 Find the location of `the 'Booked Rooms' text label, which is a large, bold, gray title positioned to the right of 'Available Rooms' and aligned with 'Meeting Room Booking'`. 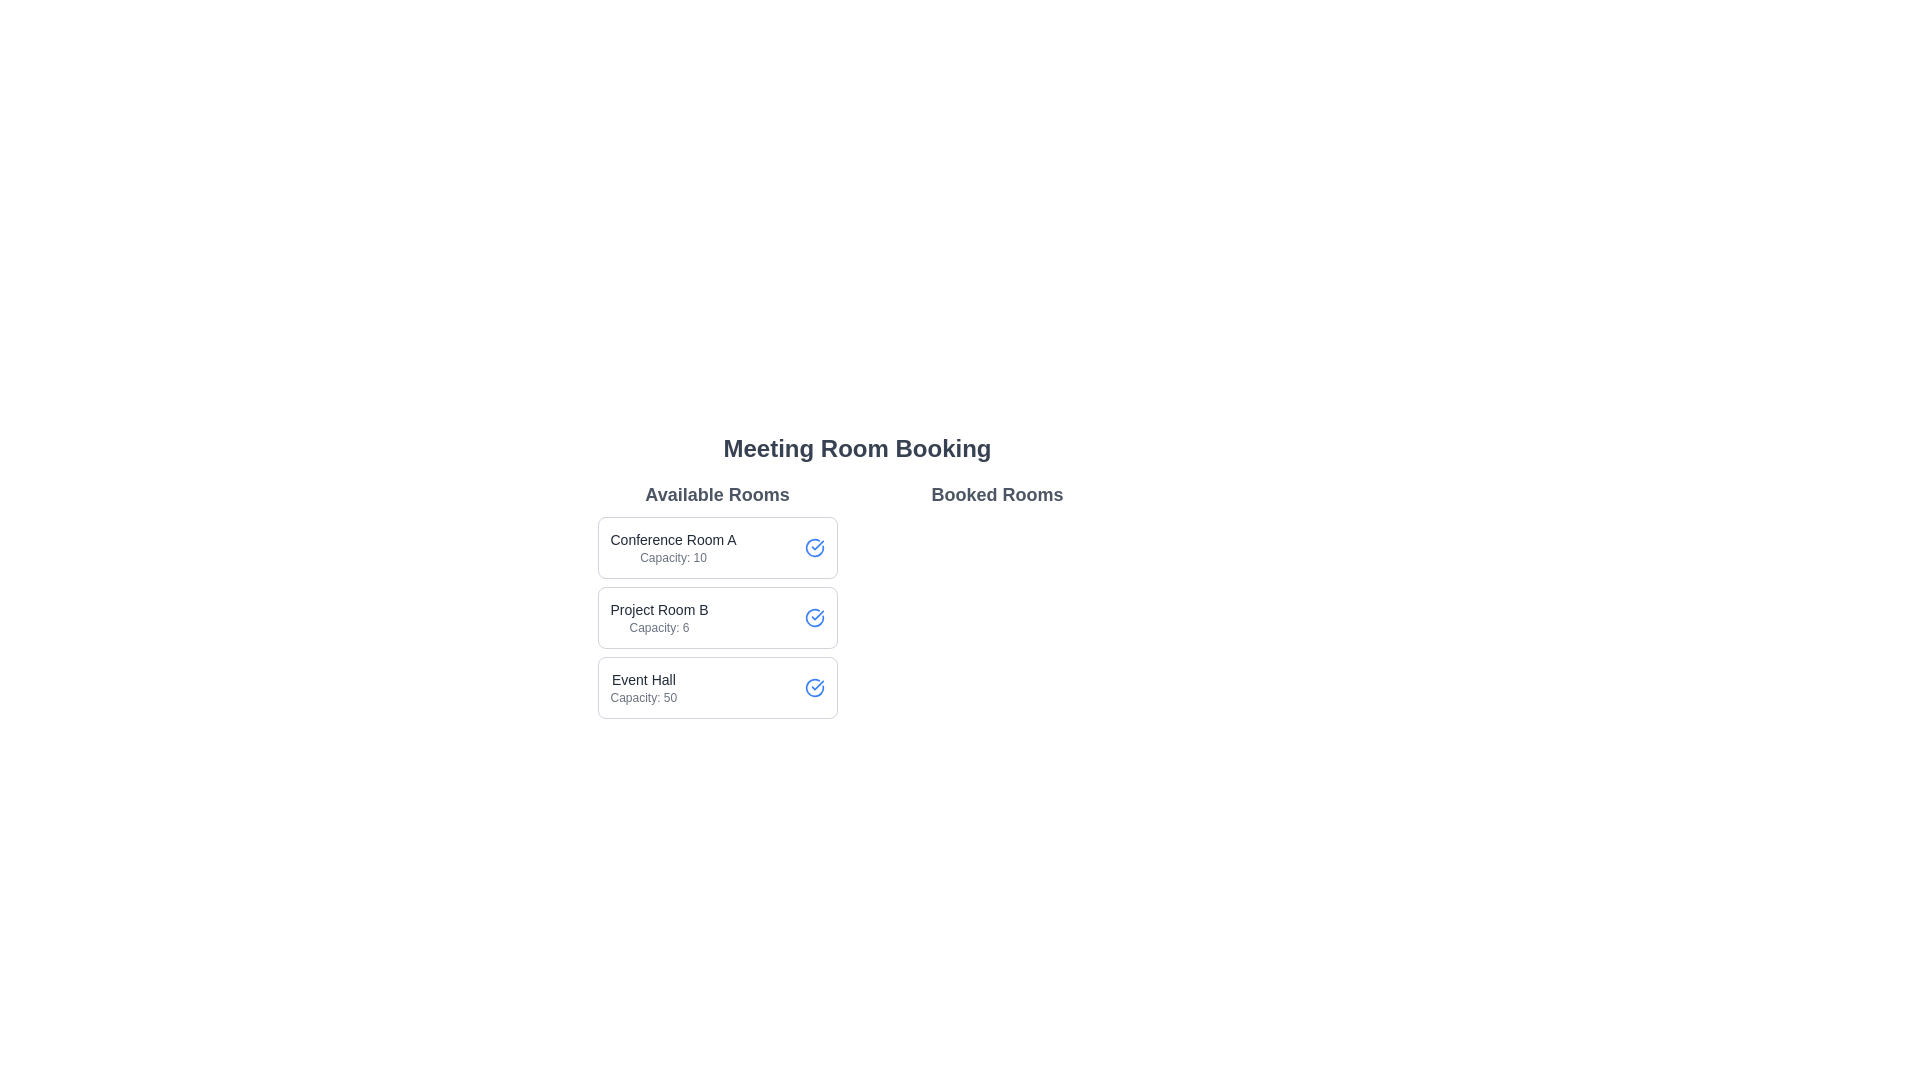

the 'Booked Rooms' text label, which is a large, bold, gray title positioned to the right of 'Available Rooms' and aligned with 'Meeting Room Booking' is located at coordinates (997, 494).